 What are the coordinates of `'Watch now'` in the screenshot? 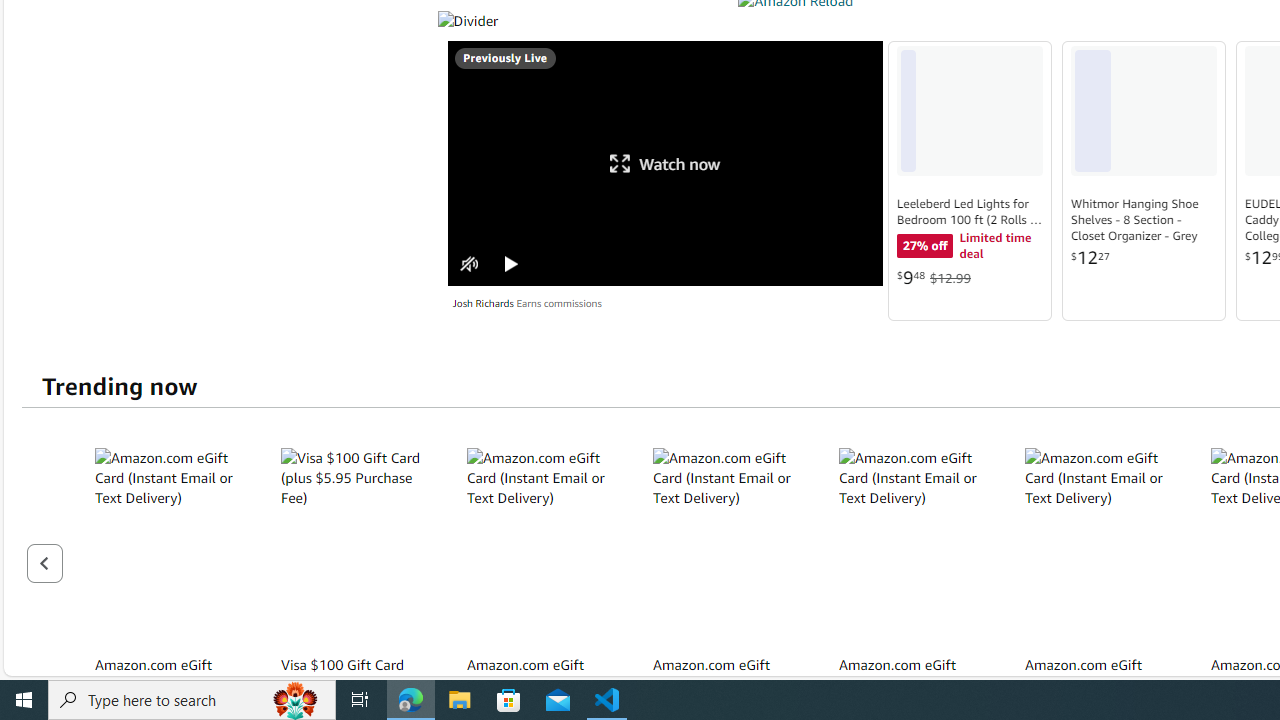 It's located at (665, 162).